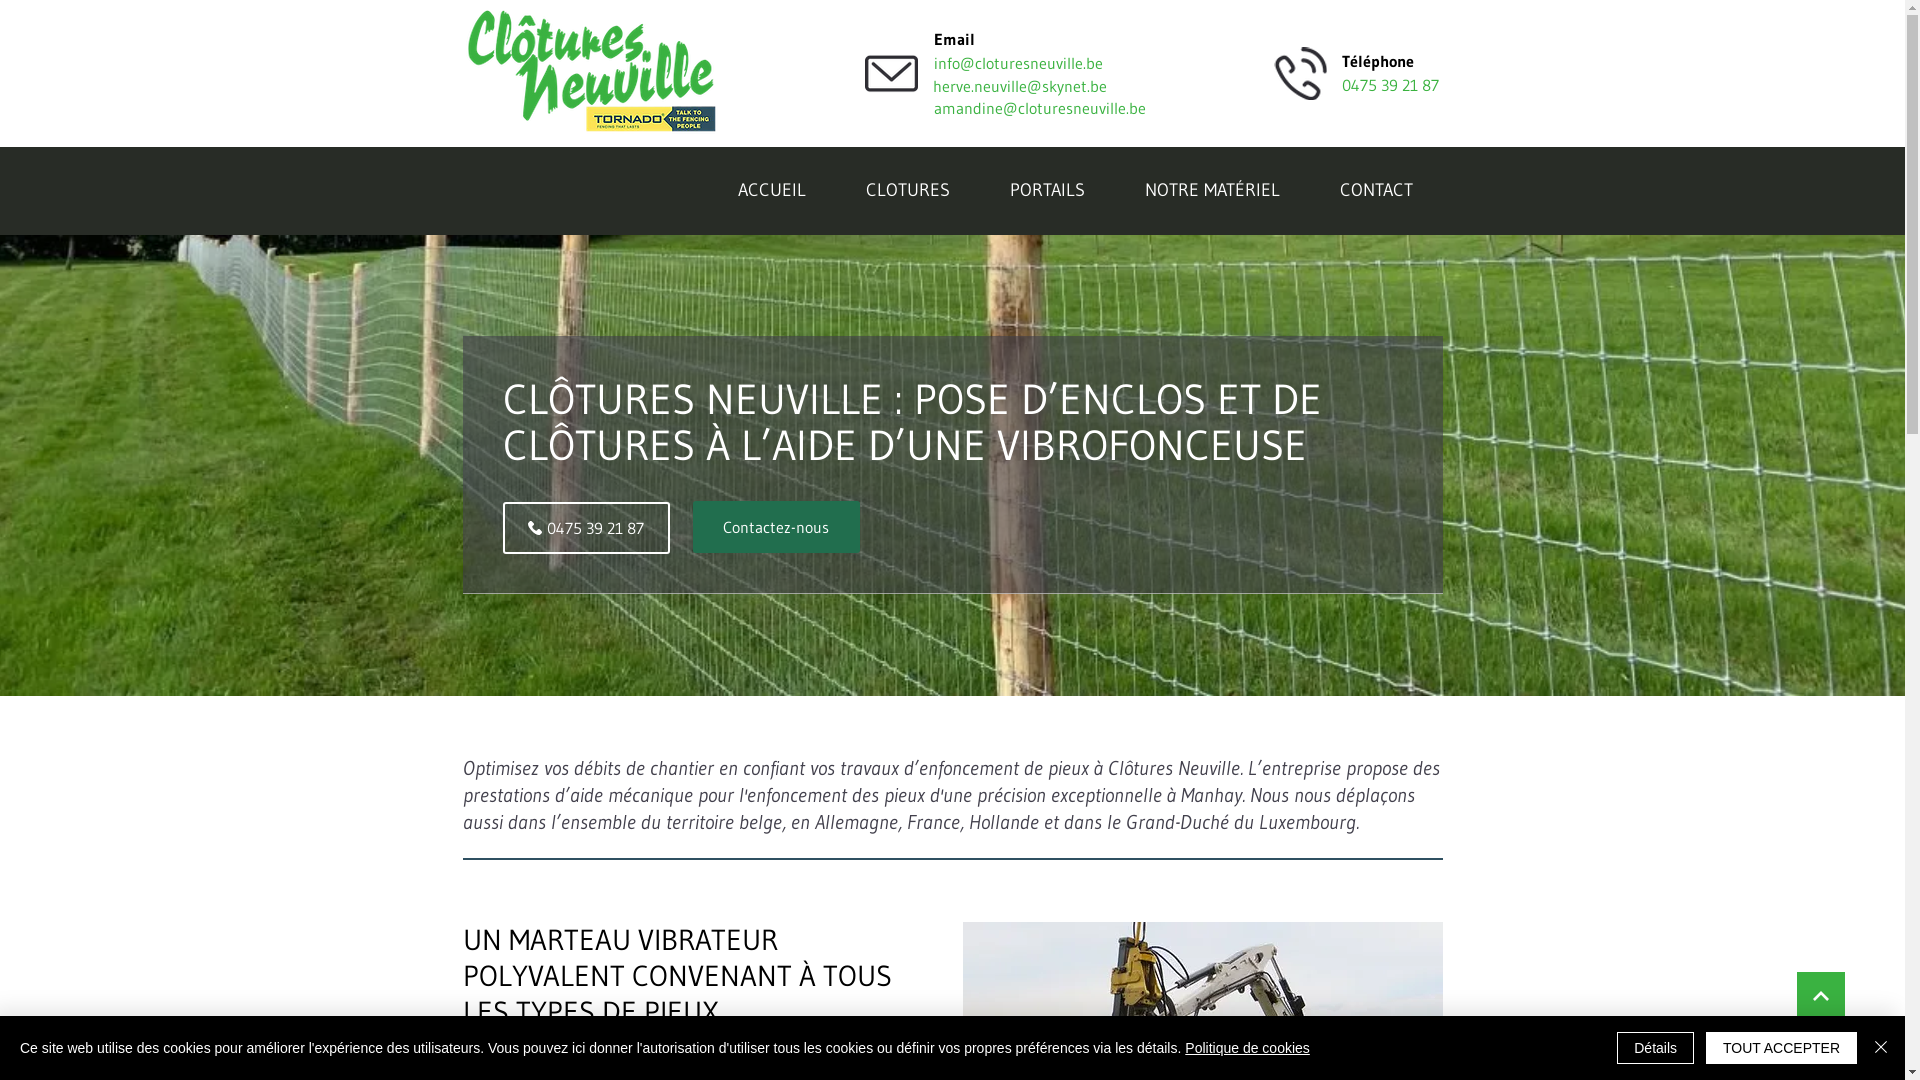 The width and height of the screenshot is (1920, 1080). What do you see at coordinates (1375, 192) in the screenshot?
I see `'CONTACT'` at bounding box center [1375, 192].